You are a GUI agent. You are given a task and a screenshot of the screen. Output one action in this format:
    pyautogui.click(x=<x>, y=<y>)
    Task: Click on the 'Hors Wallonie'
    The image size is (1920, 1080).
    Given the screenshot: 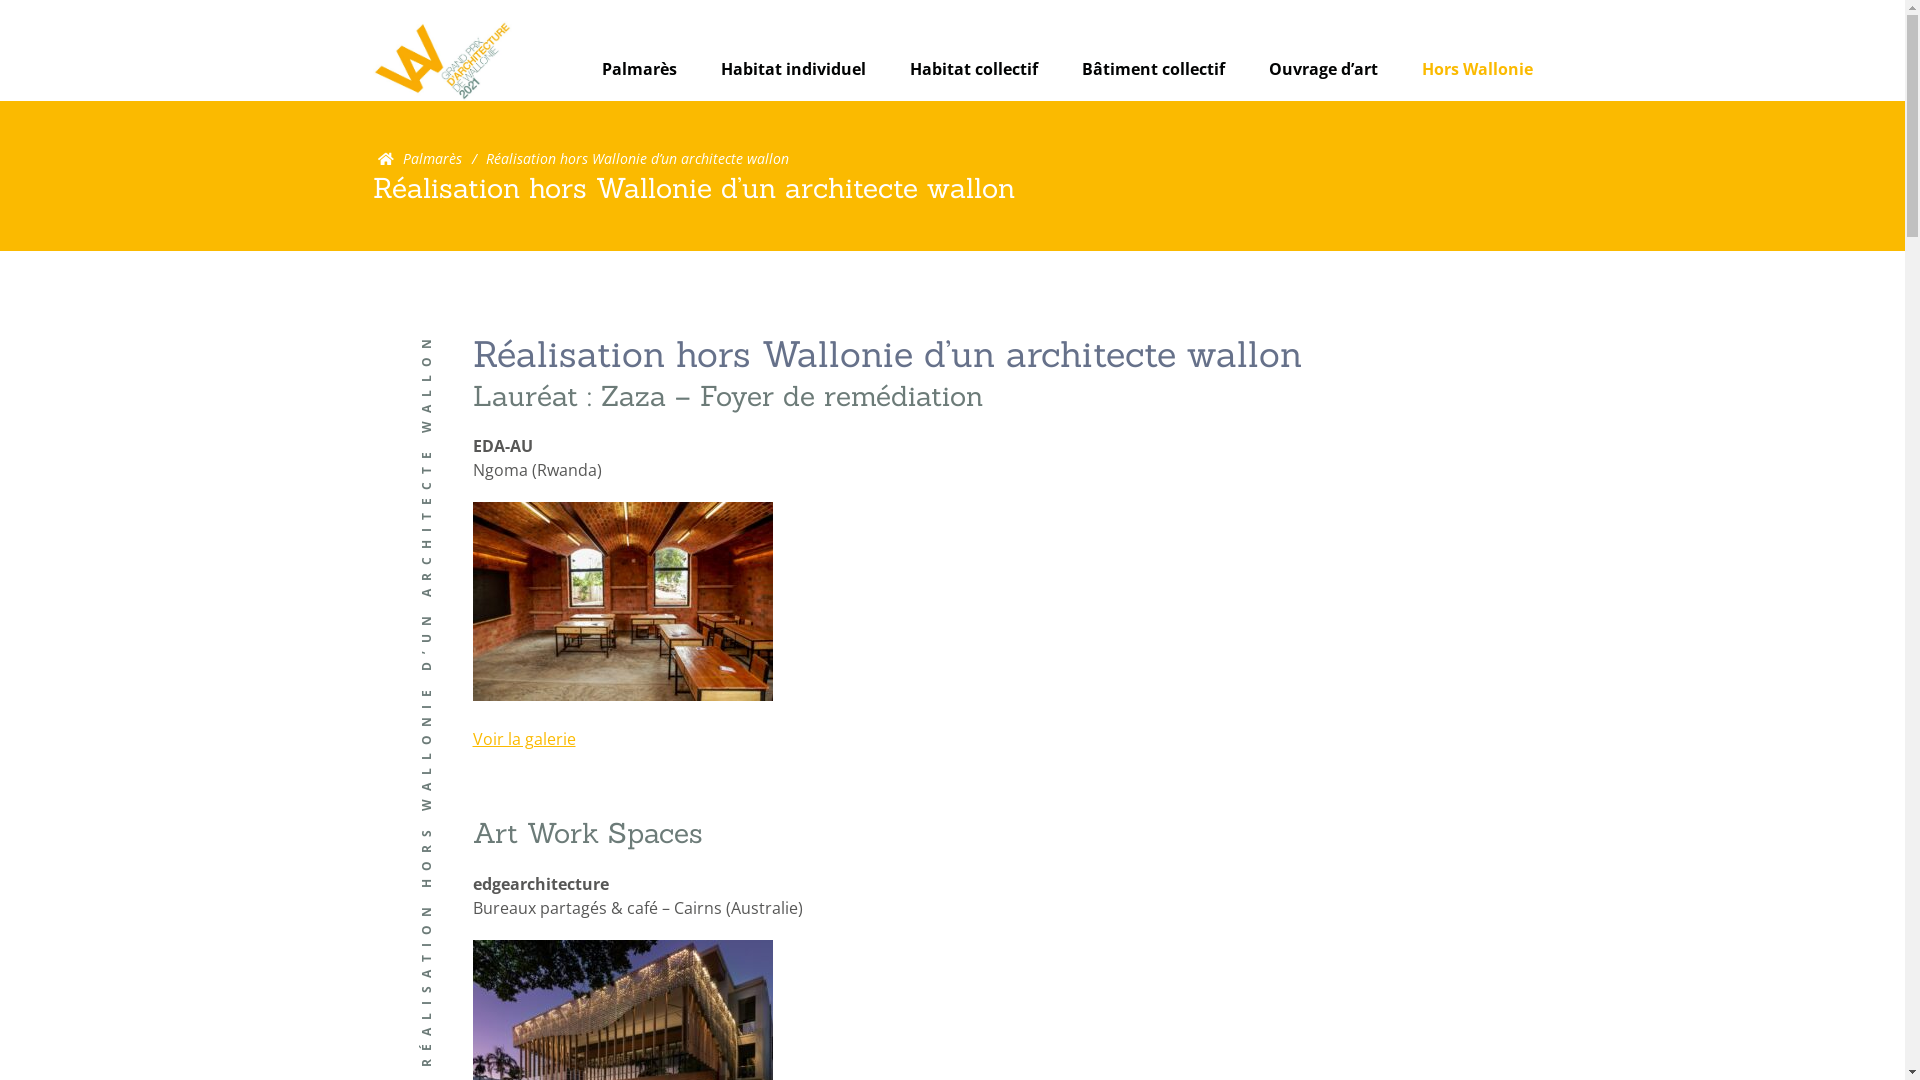 What is the action you would take?
    pyautogui.click(x=1477, y=68)
    